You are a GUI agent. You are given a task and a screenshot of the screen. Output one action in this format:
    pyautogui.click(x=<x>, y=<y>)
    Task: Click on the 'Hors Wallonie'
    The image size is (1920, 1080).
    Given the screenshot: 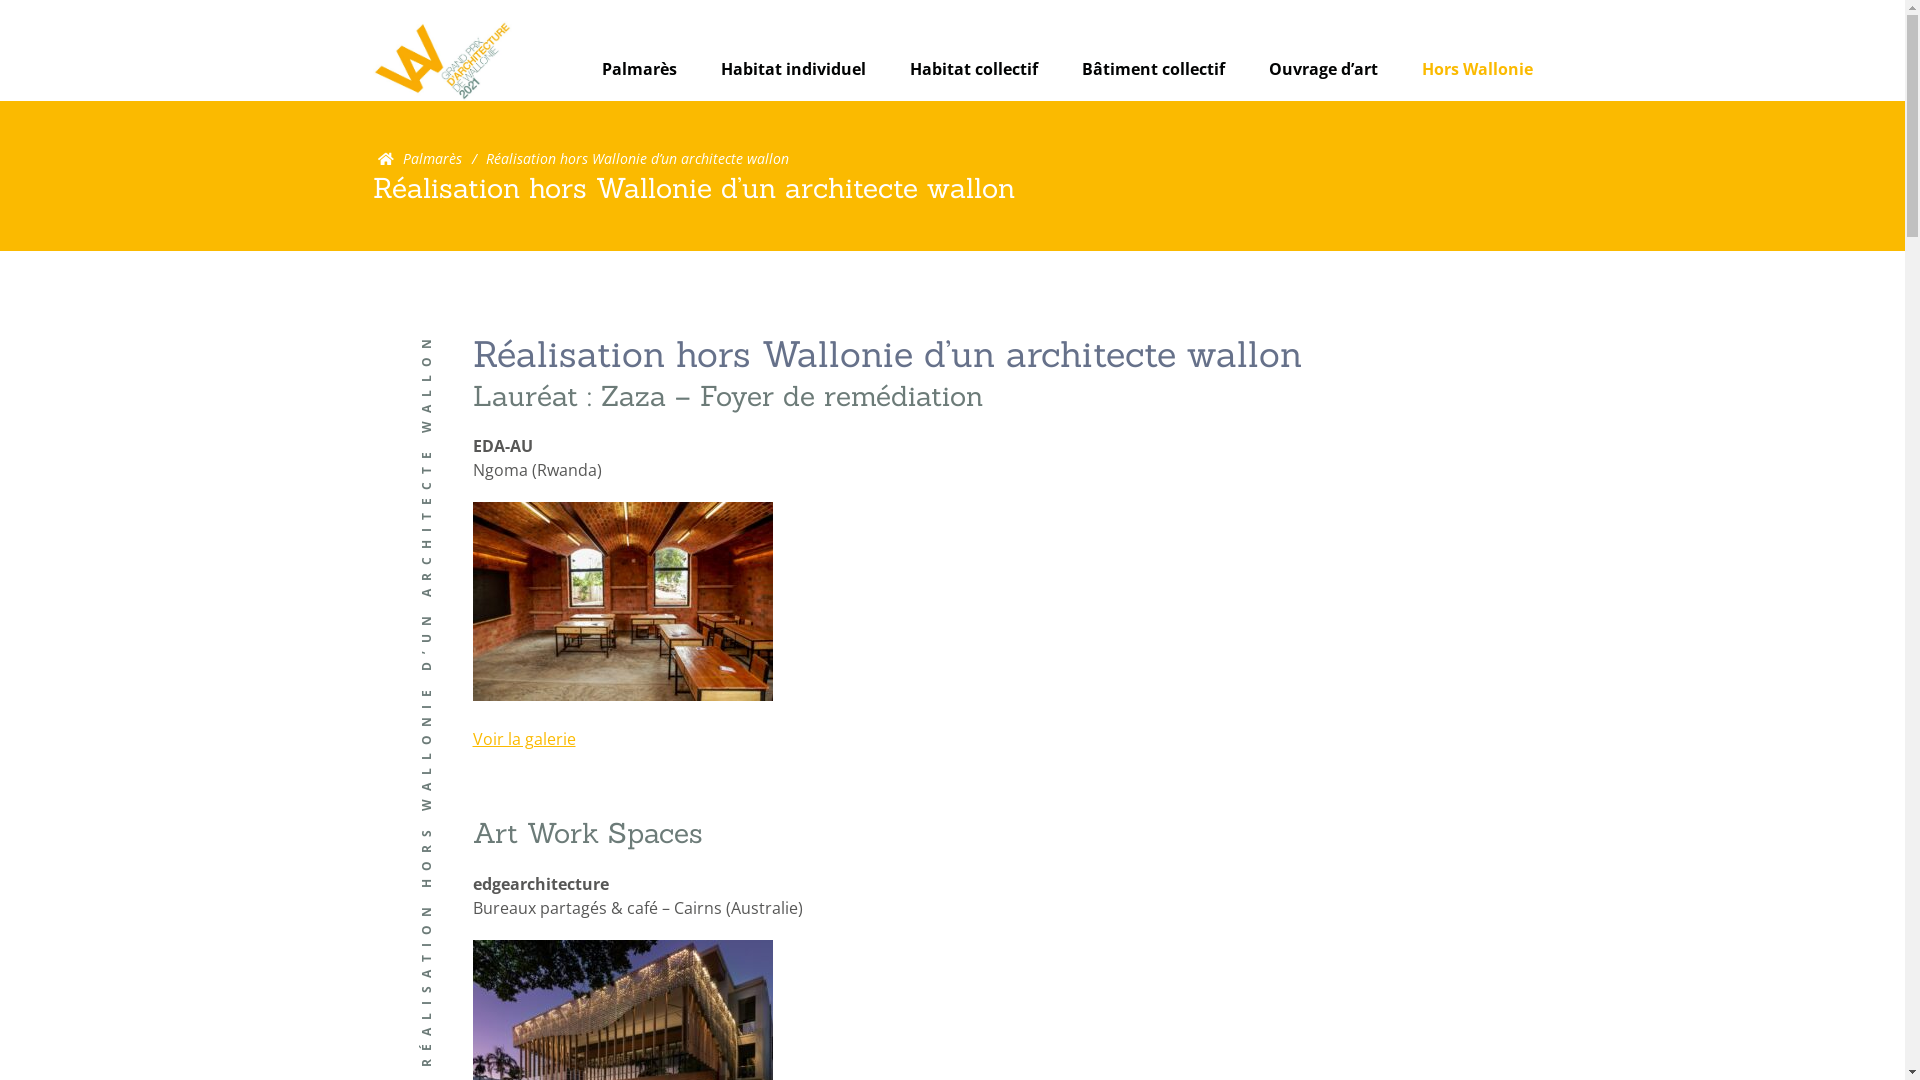 What is the action you would take?
    pyautogui.click(x=1477, y=68)
    